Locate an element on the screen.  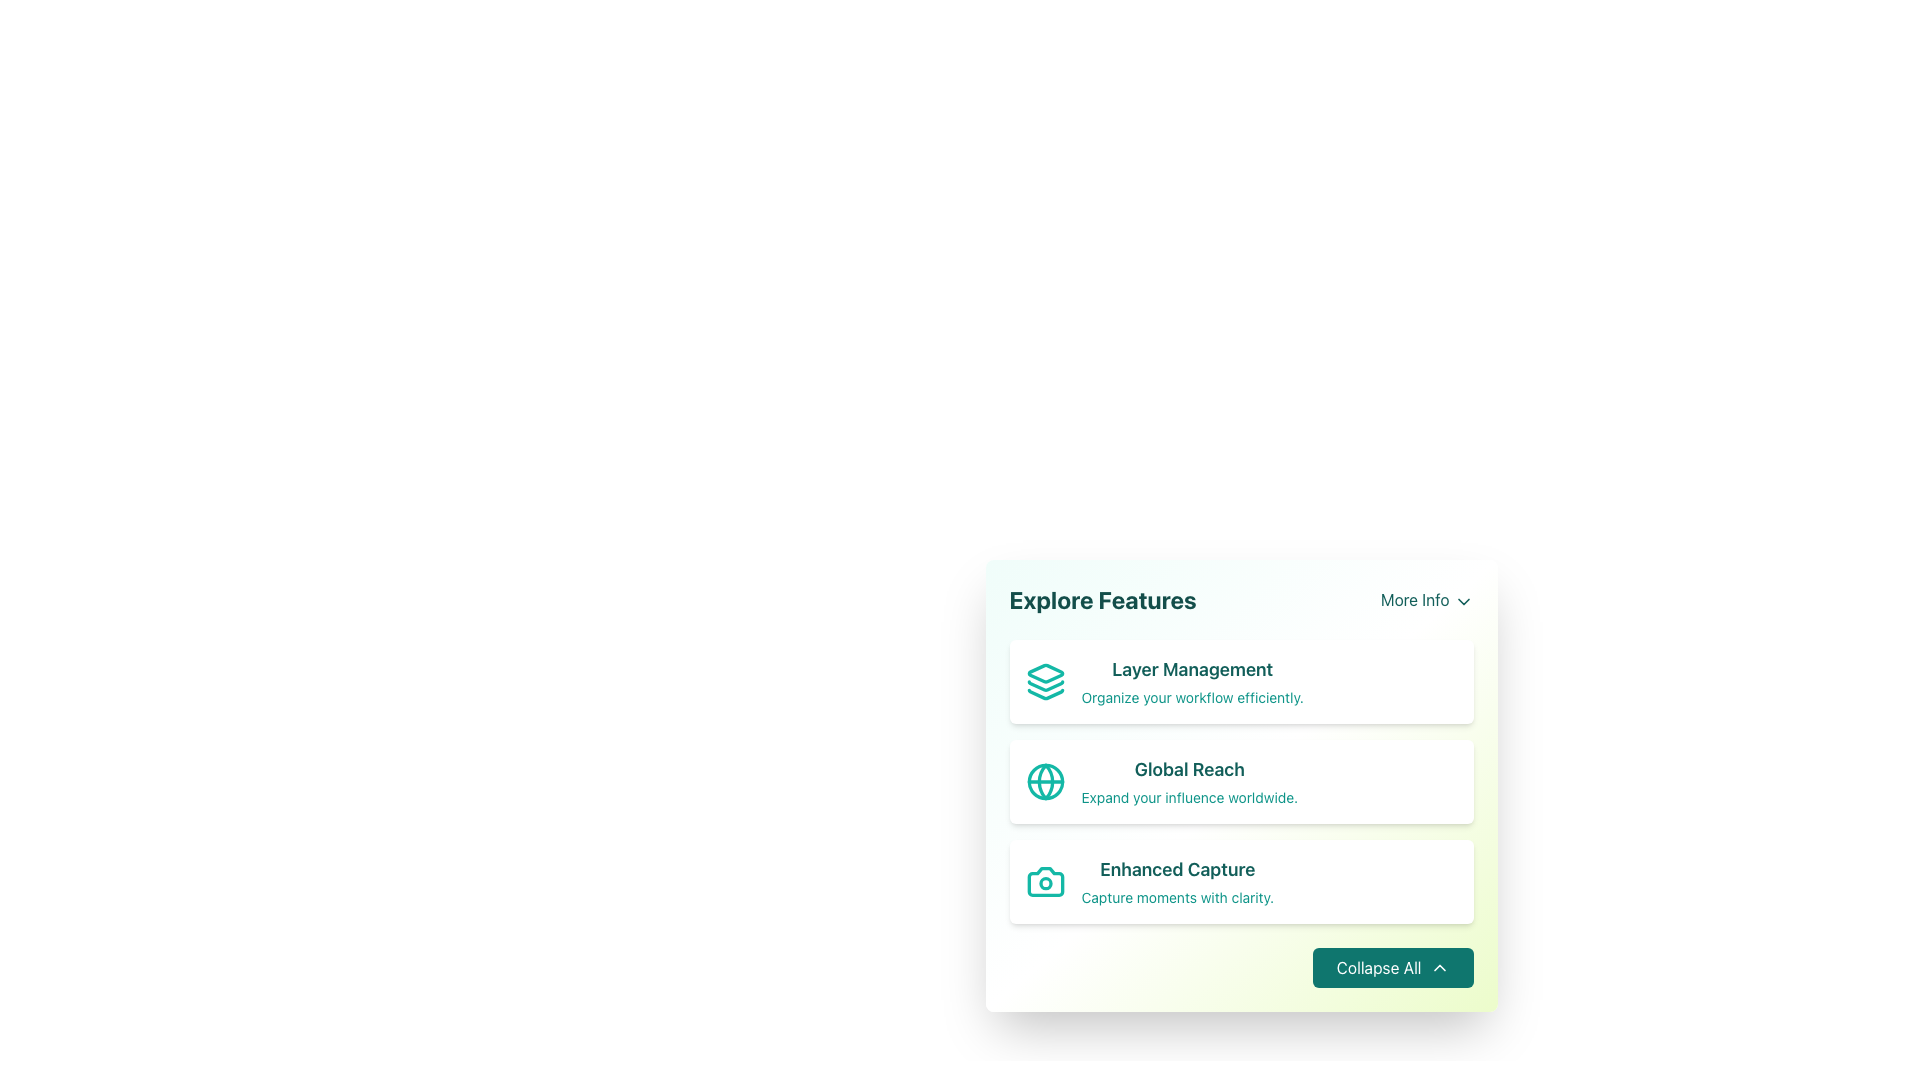
the Text Label that serves as the title for the feature description, positioned centrally in the second card of the 'Explore Features' section, between 'Layer Management' and 'Enhanced Capture' is located at coordinates (1189, 769).